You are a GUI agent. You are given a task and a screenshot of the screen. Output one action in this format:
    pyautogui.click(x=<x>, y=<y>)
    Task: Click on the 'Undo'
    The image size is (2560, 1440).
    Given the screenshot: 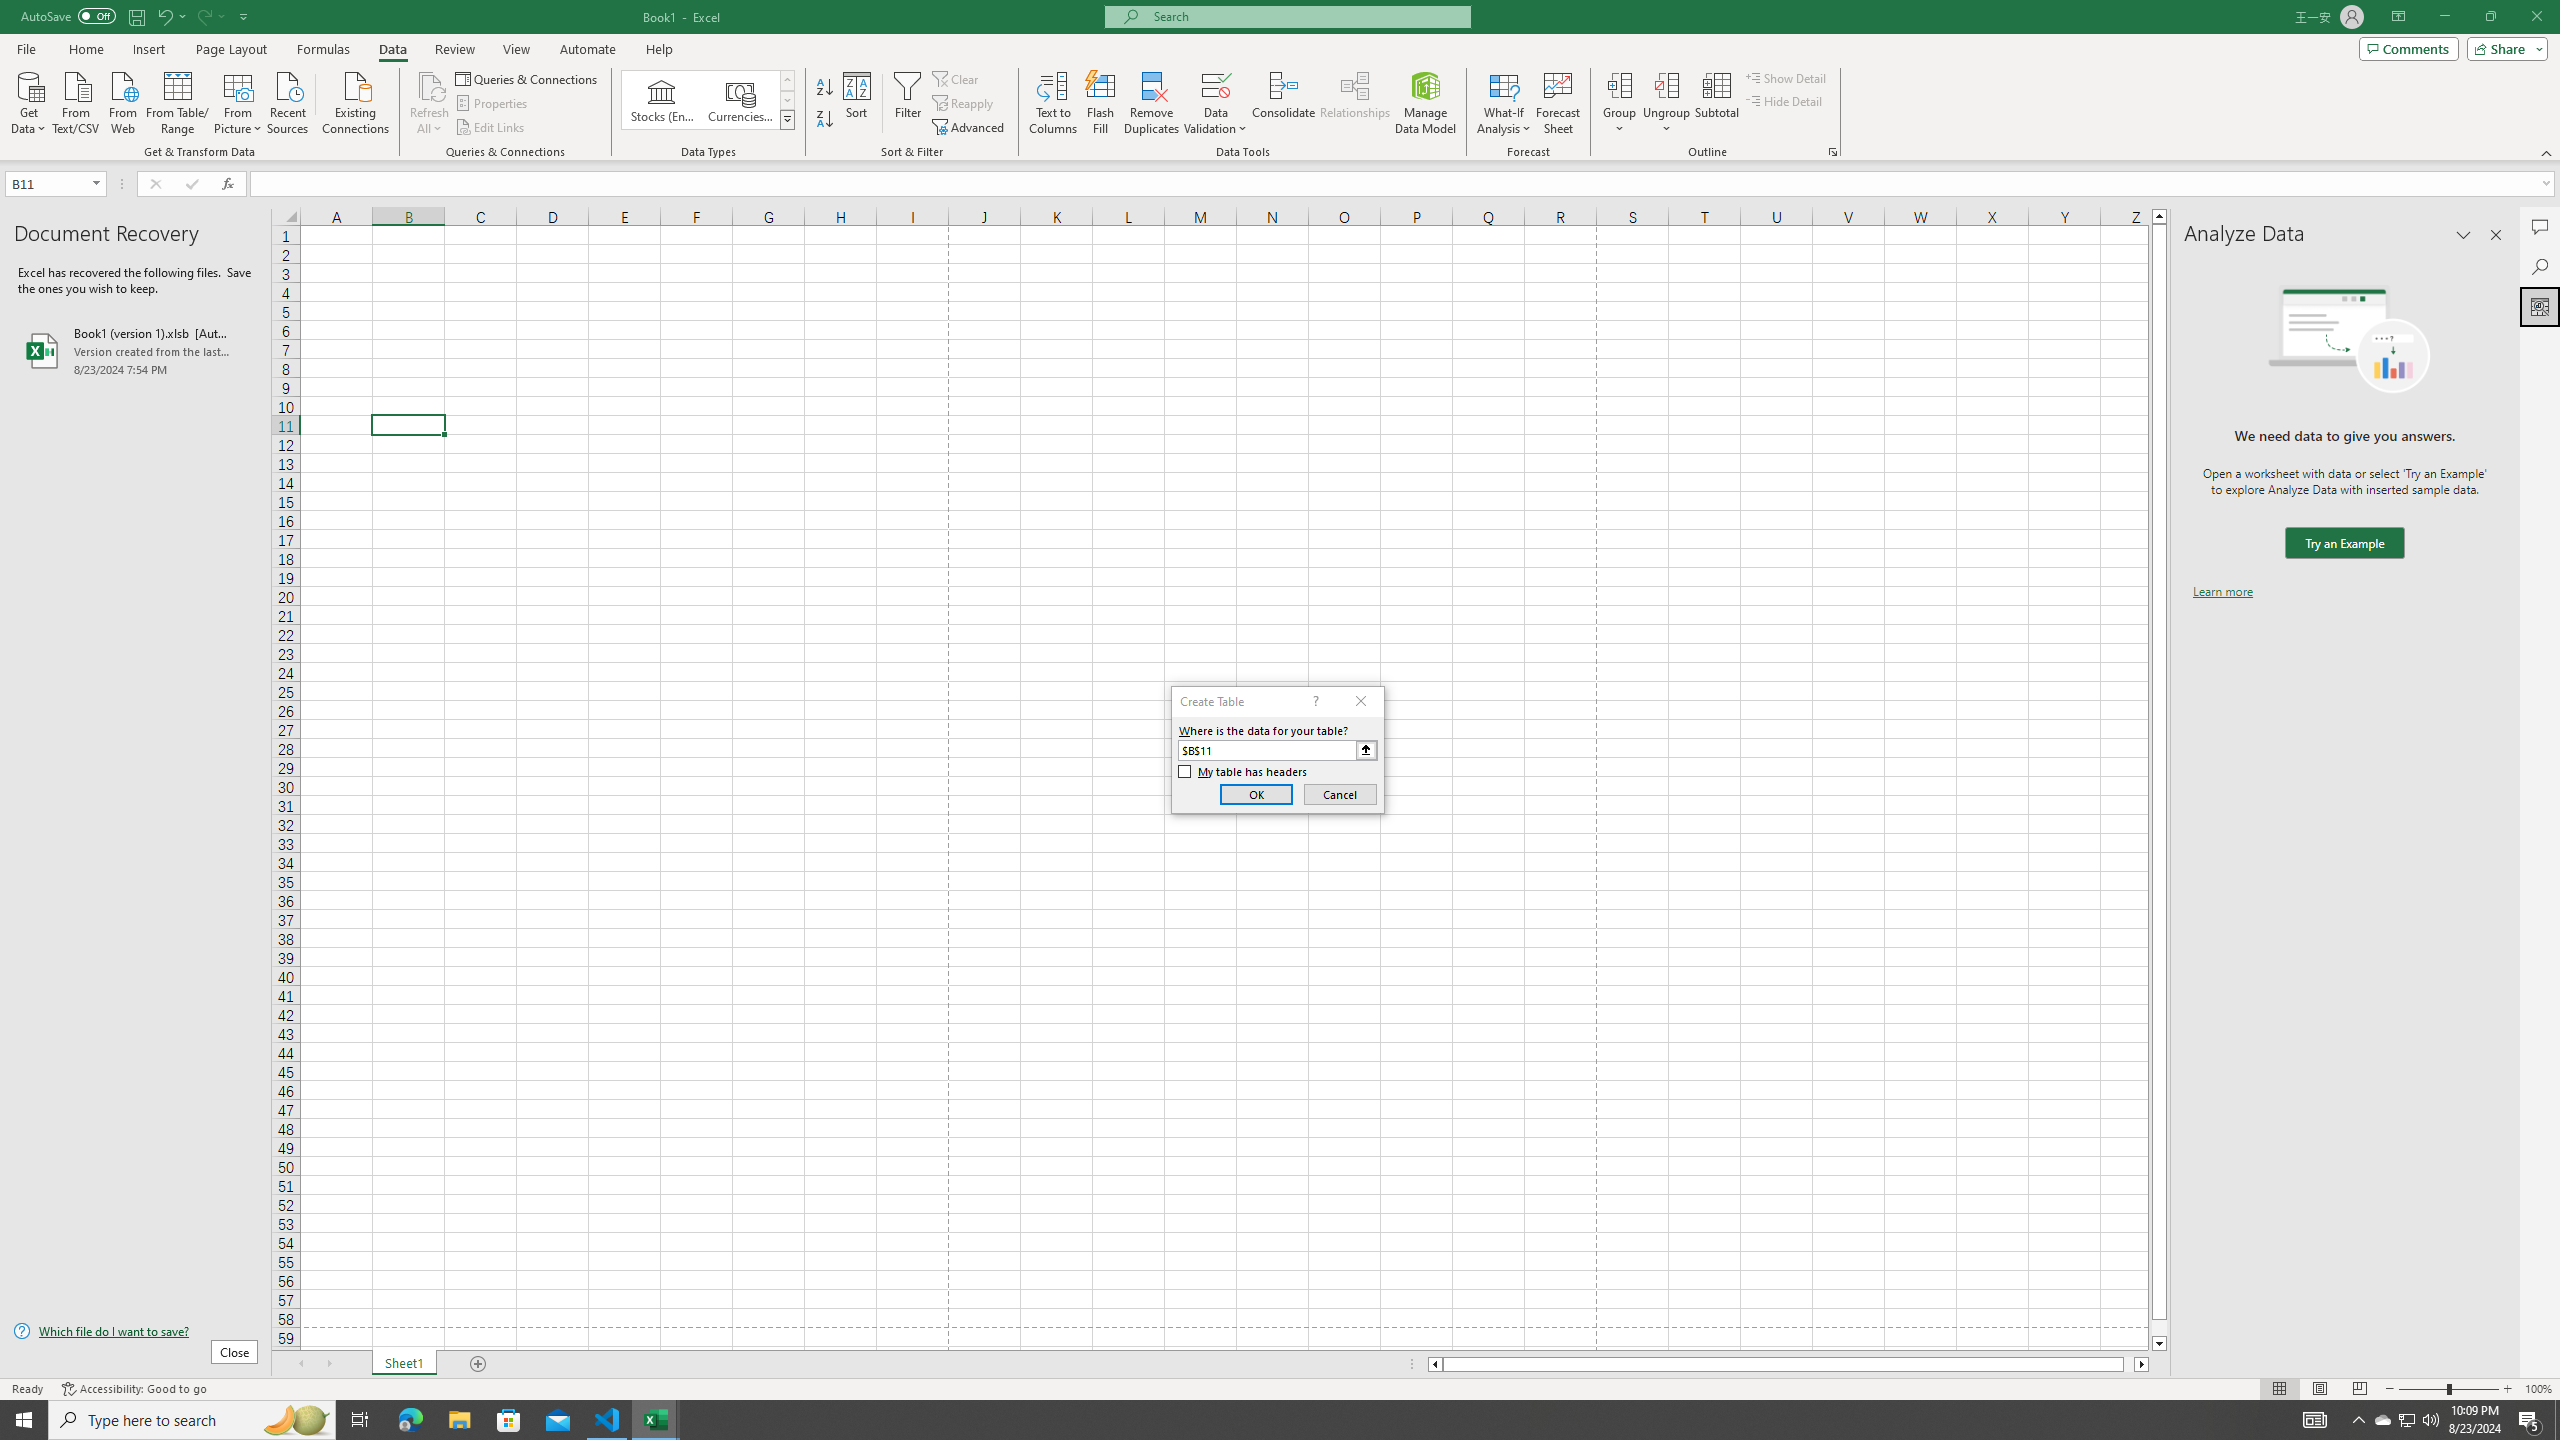 What is the action you would take?
    pyautogui.click(x=170, y=15)
    